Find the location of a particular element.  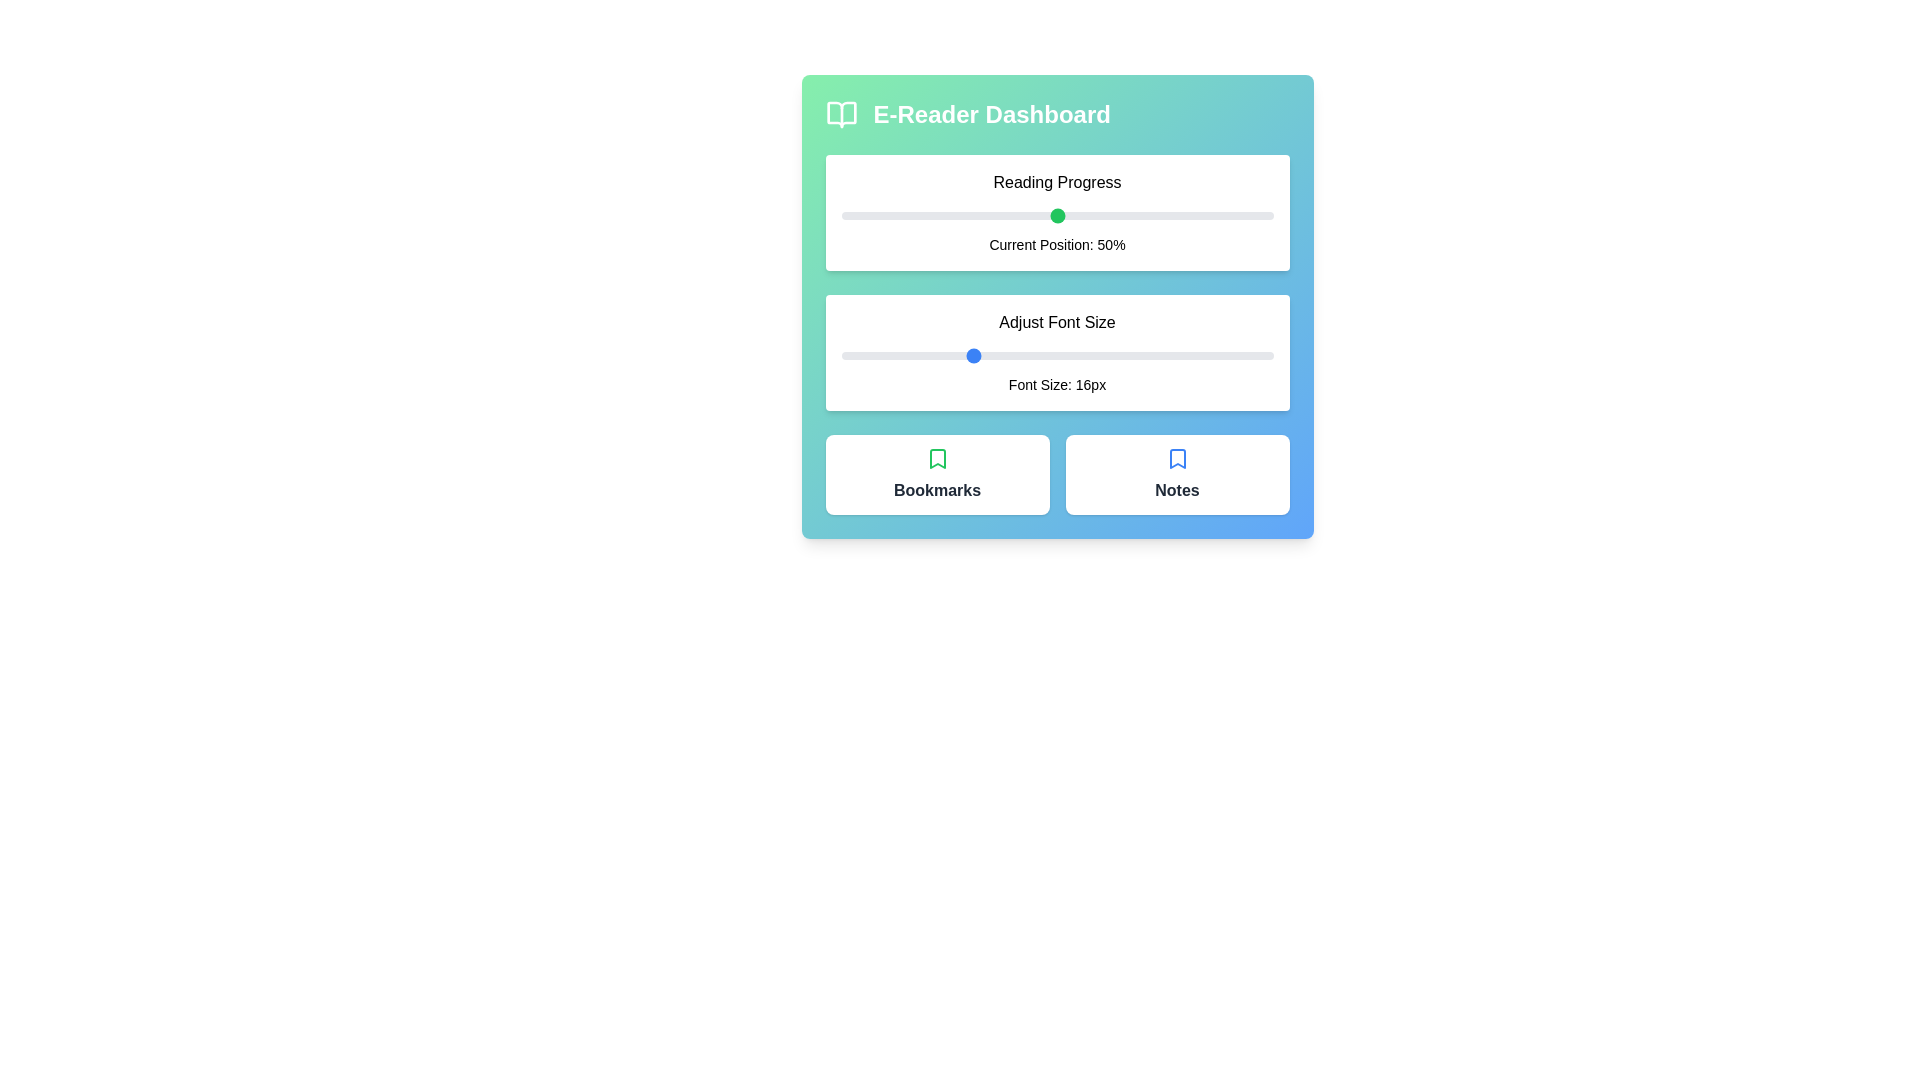

the reading progress slider to 52% is located at coordinates (1065, 216).